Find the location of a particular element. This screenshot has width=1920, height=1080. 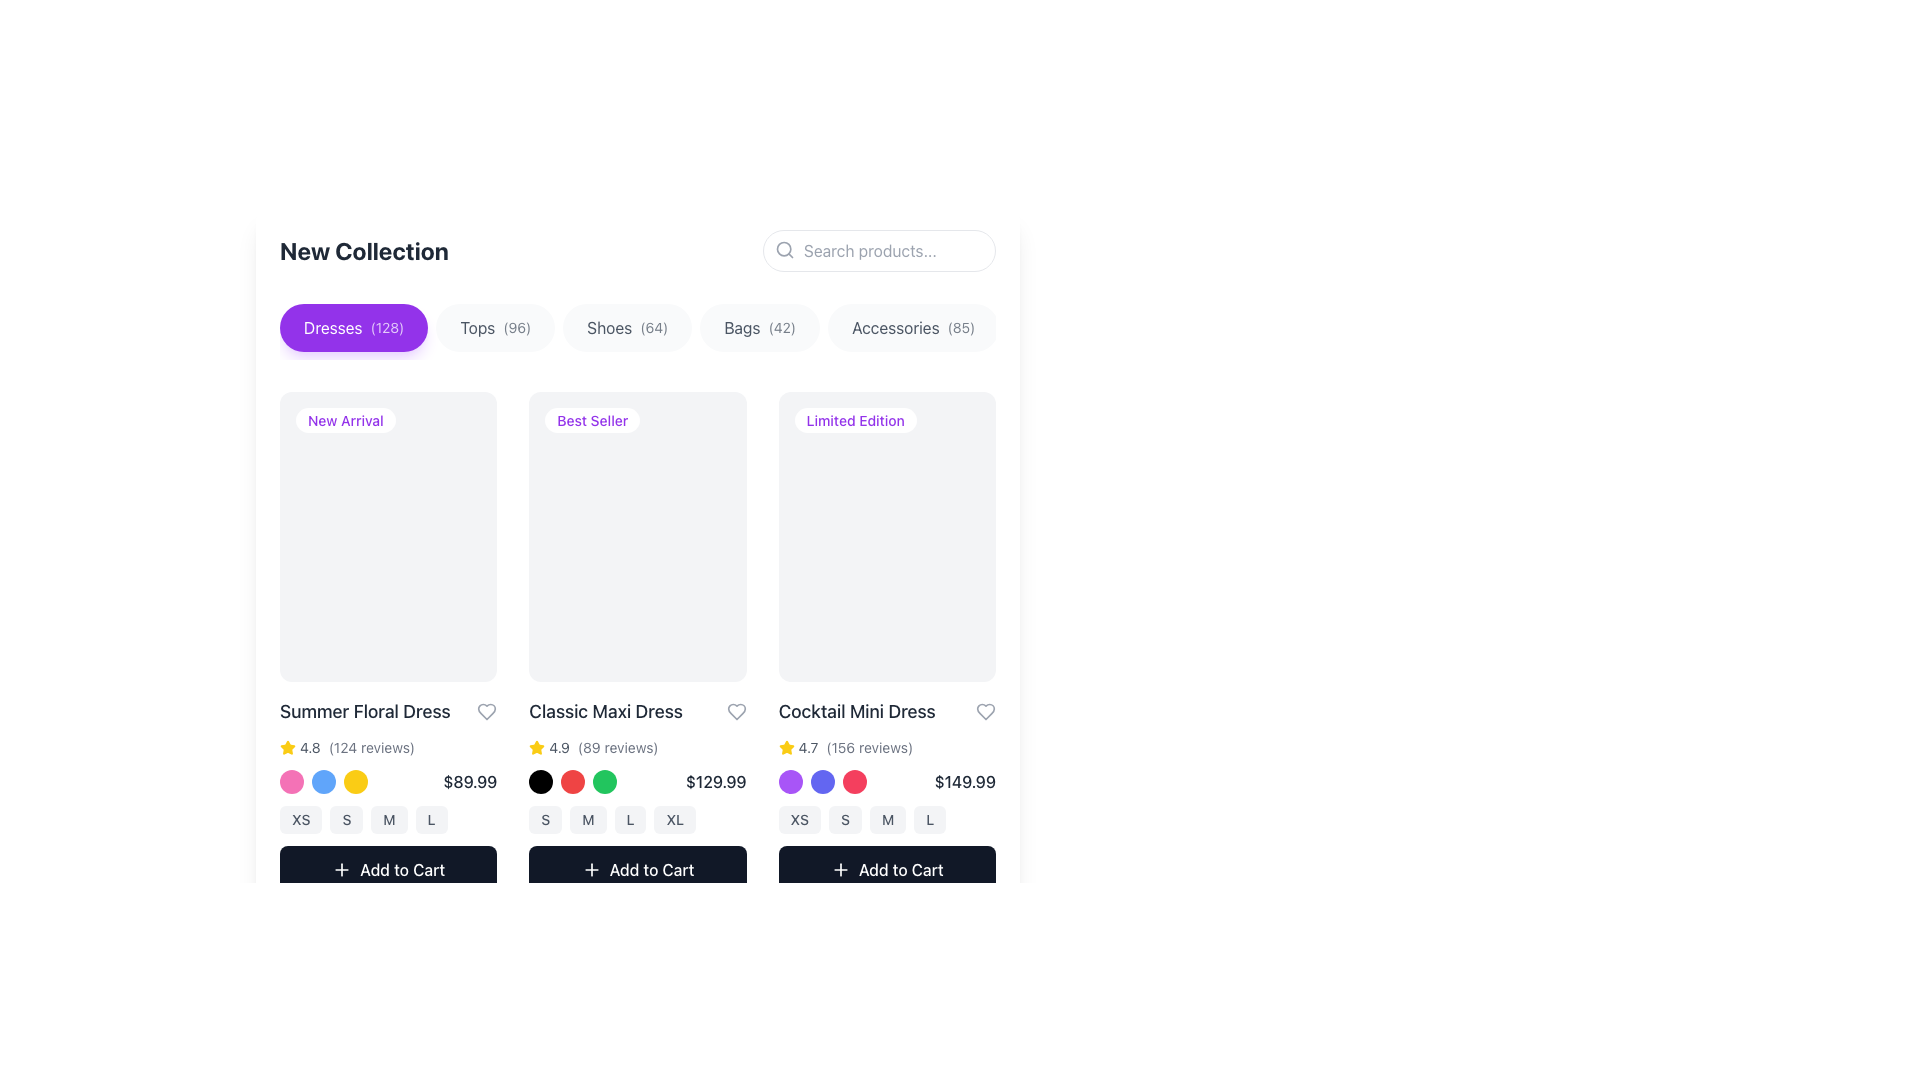

the pink color selector indicator, which is a circular element filled with pink color, located at the bottom left of the 'Summer Floral Dress' section is located at coordinates (291, 779).